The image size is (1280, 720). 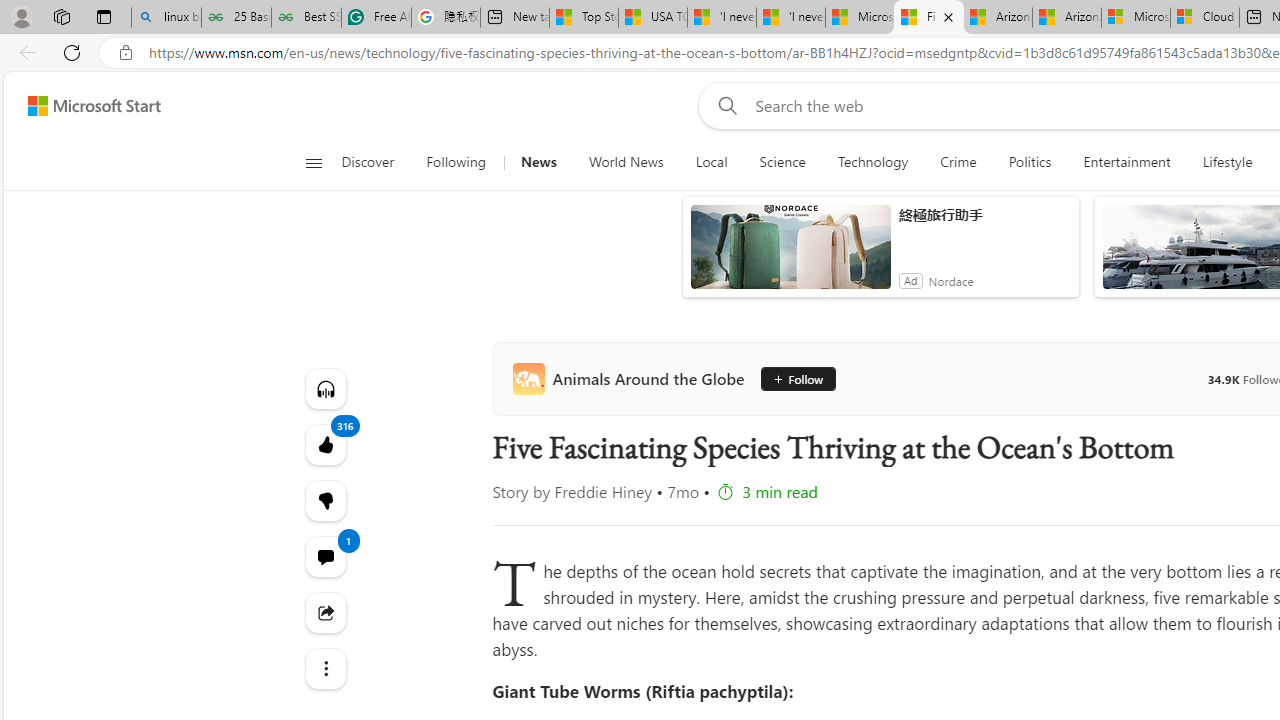 What do you see at coordinates (1226, 162) in the screenshot?
I see `'Lifestyle'` at bounding box center [1226, 162].